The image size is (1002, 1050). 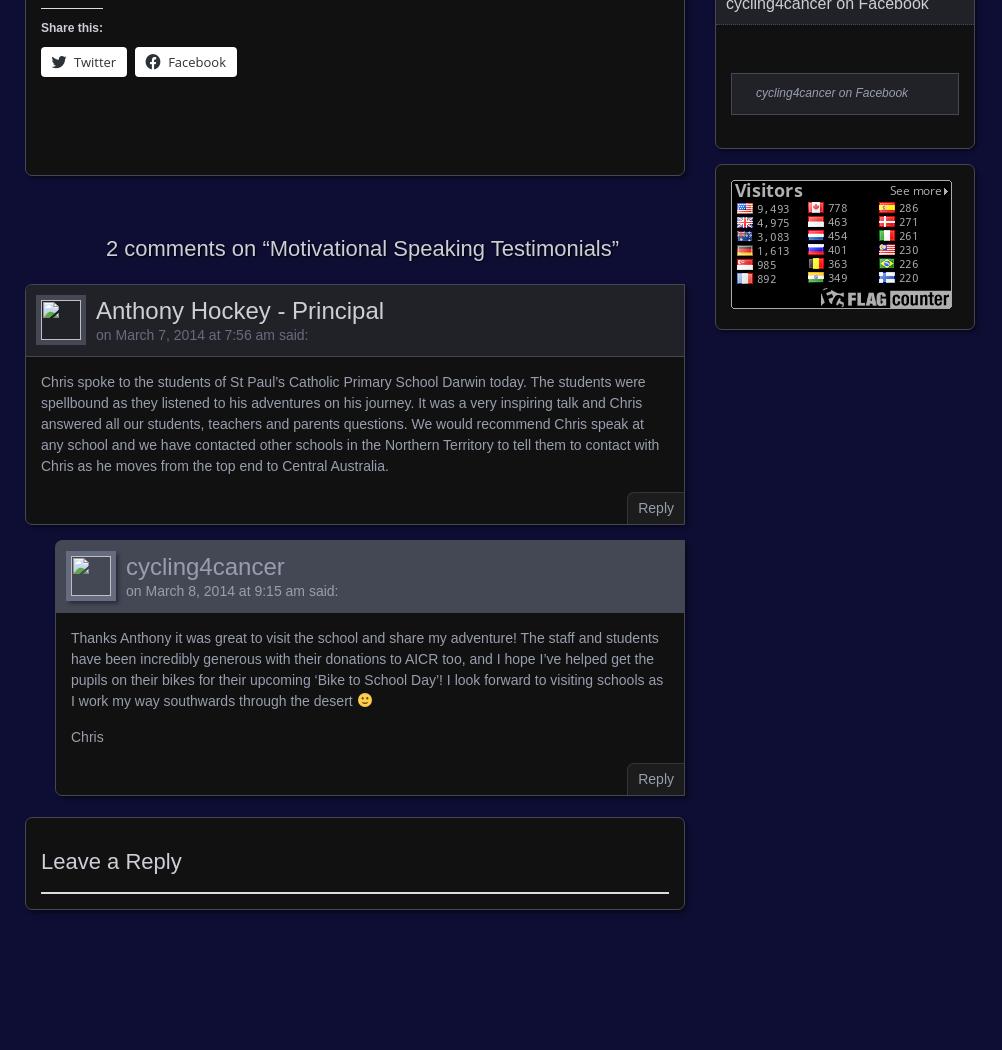 What do you see at coordinates (239, 309) in the screenshot?
I see `'Anthony Hockey - Principal'` at bounding box center [239, 309].